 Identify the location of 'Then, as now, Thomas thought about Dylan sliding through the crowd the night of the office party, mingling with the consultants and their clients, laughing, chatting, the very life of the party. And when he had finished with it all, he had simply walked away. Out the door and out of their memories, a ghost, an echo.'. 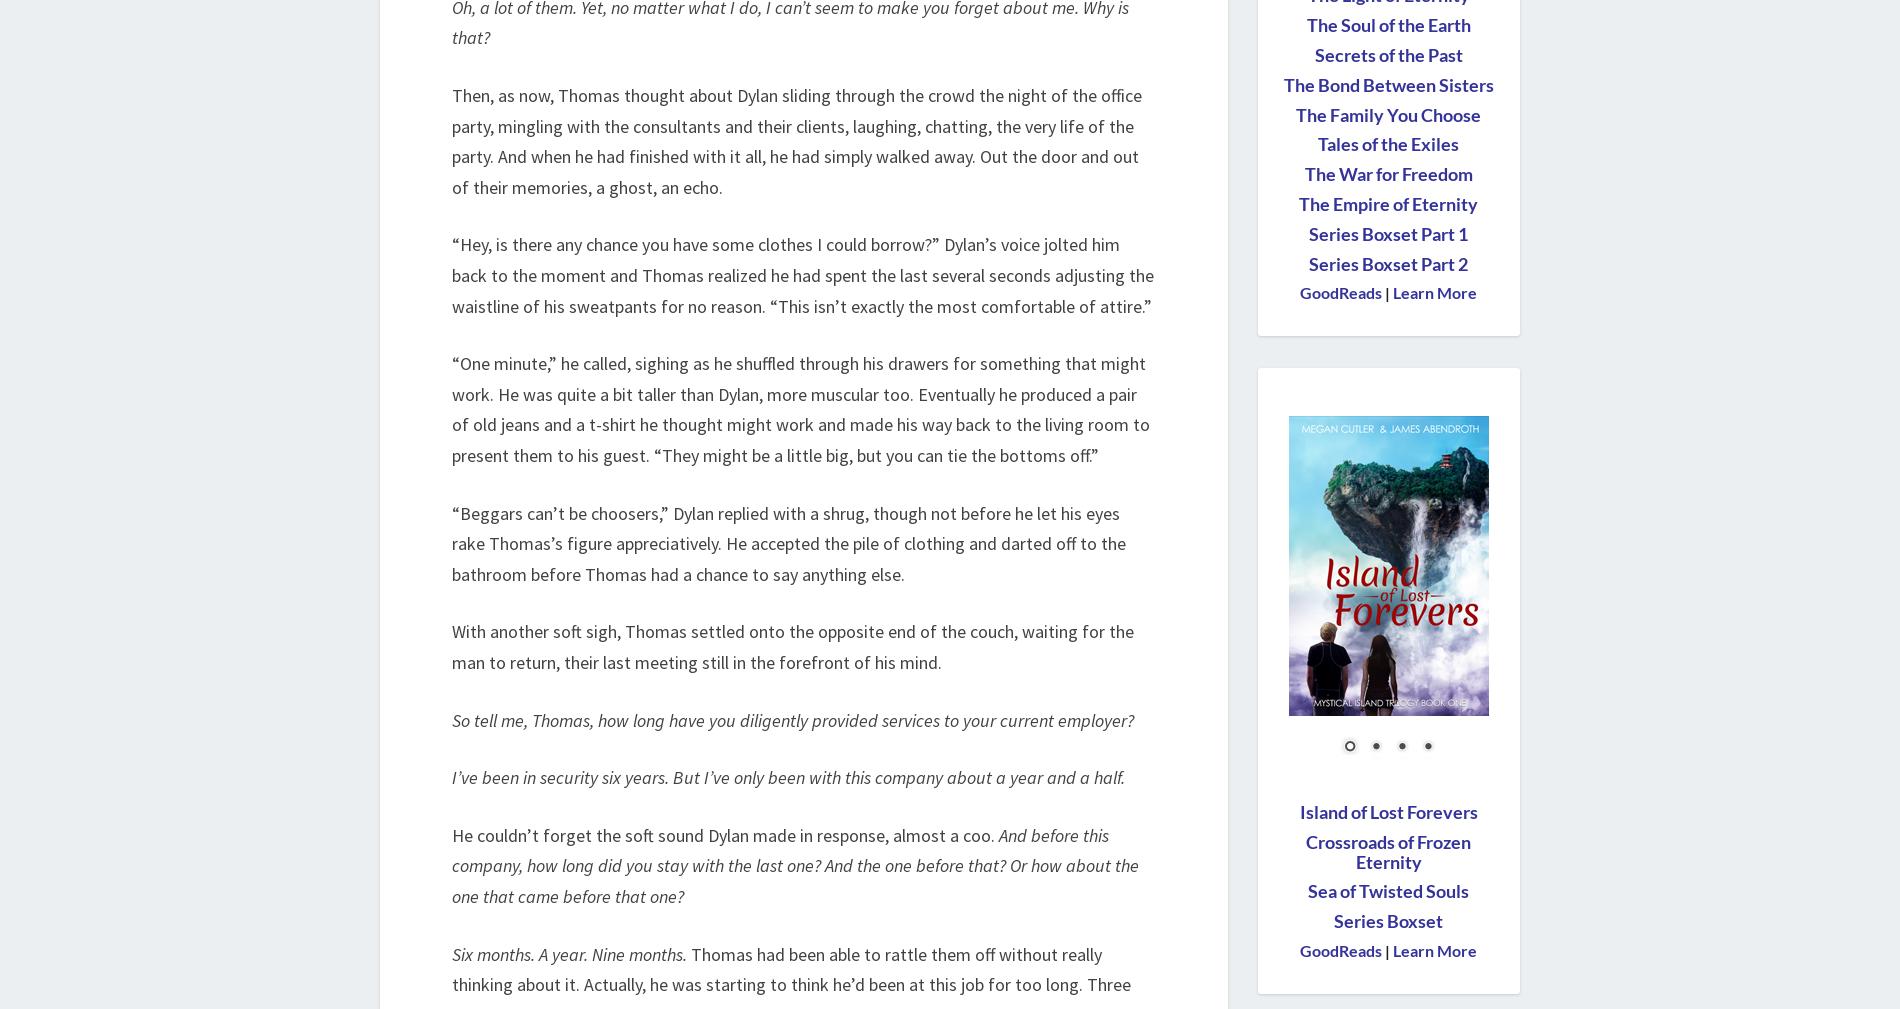
(796, 139).